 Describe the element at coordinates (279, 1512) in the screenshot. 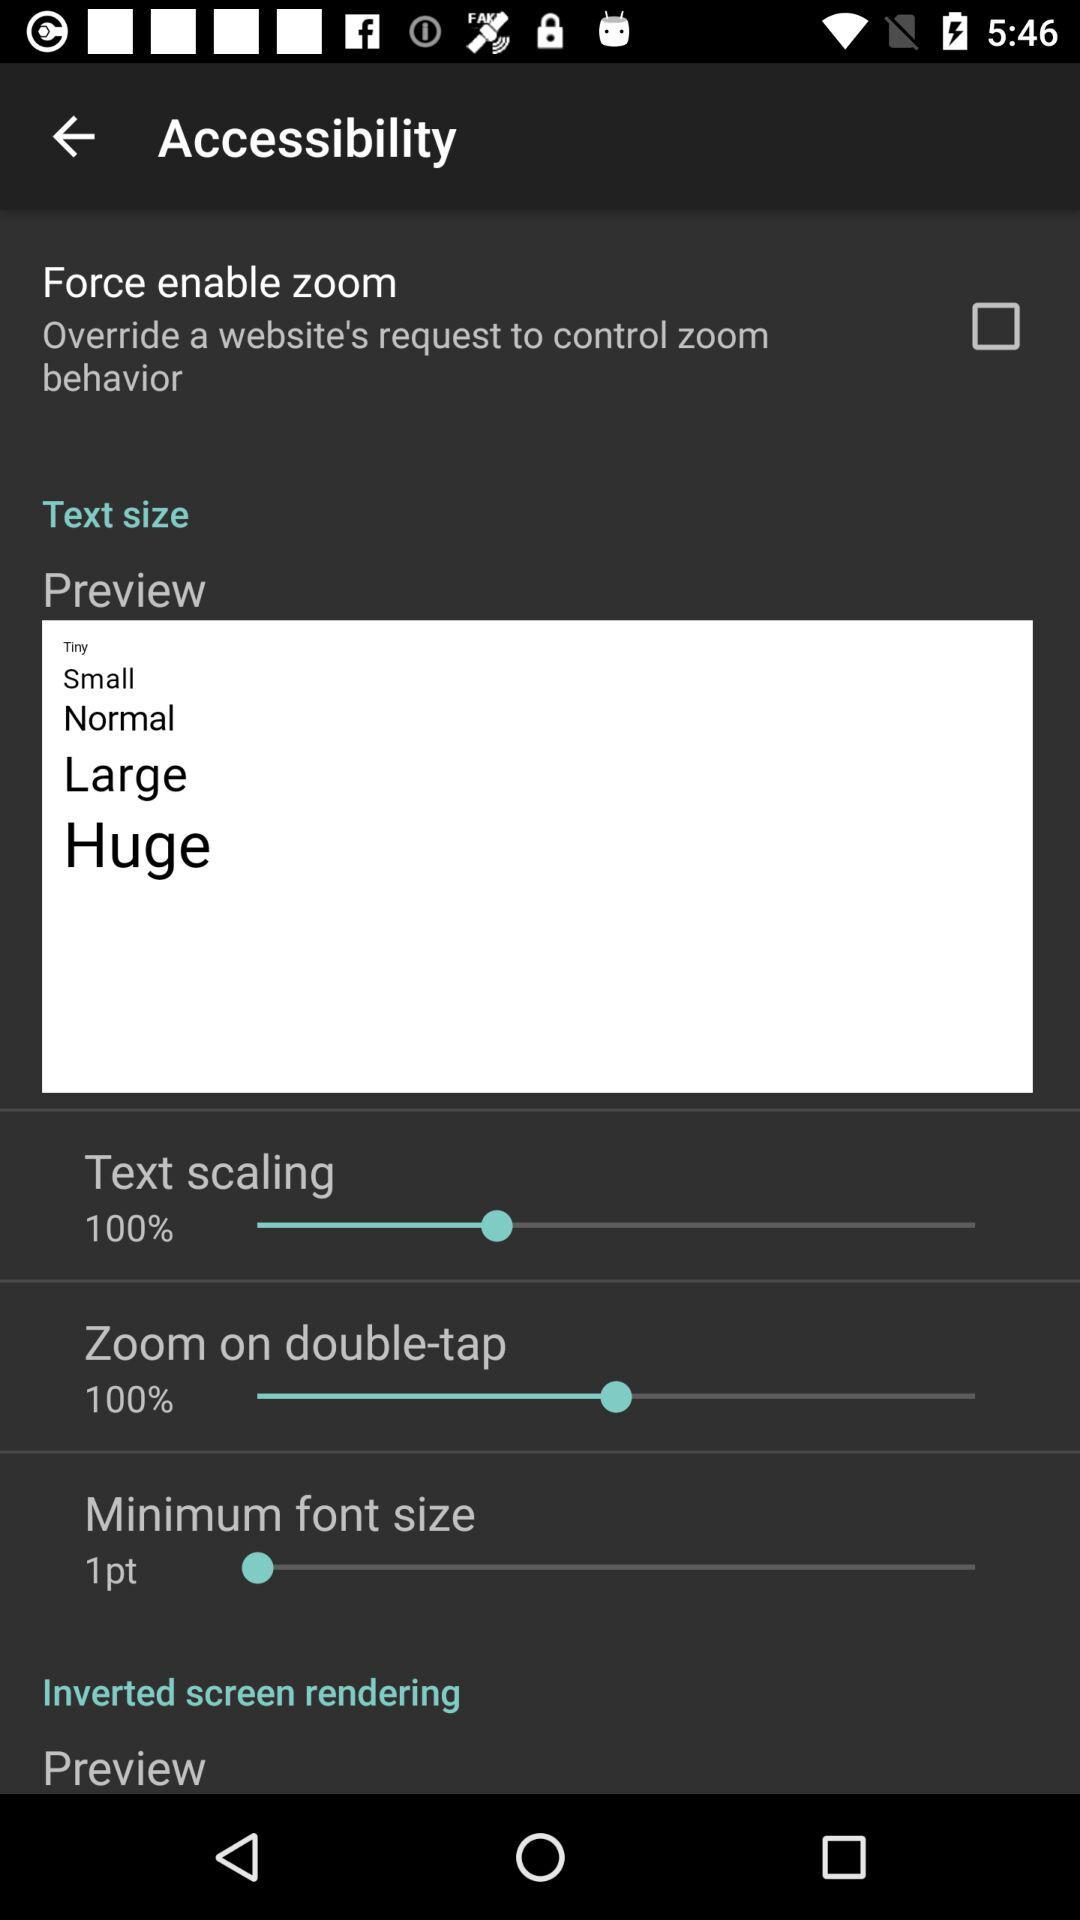

I see `item below 100% app` at that location.